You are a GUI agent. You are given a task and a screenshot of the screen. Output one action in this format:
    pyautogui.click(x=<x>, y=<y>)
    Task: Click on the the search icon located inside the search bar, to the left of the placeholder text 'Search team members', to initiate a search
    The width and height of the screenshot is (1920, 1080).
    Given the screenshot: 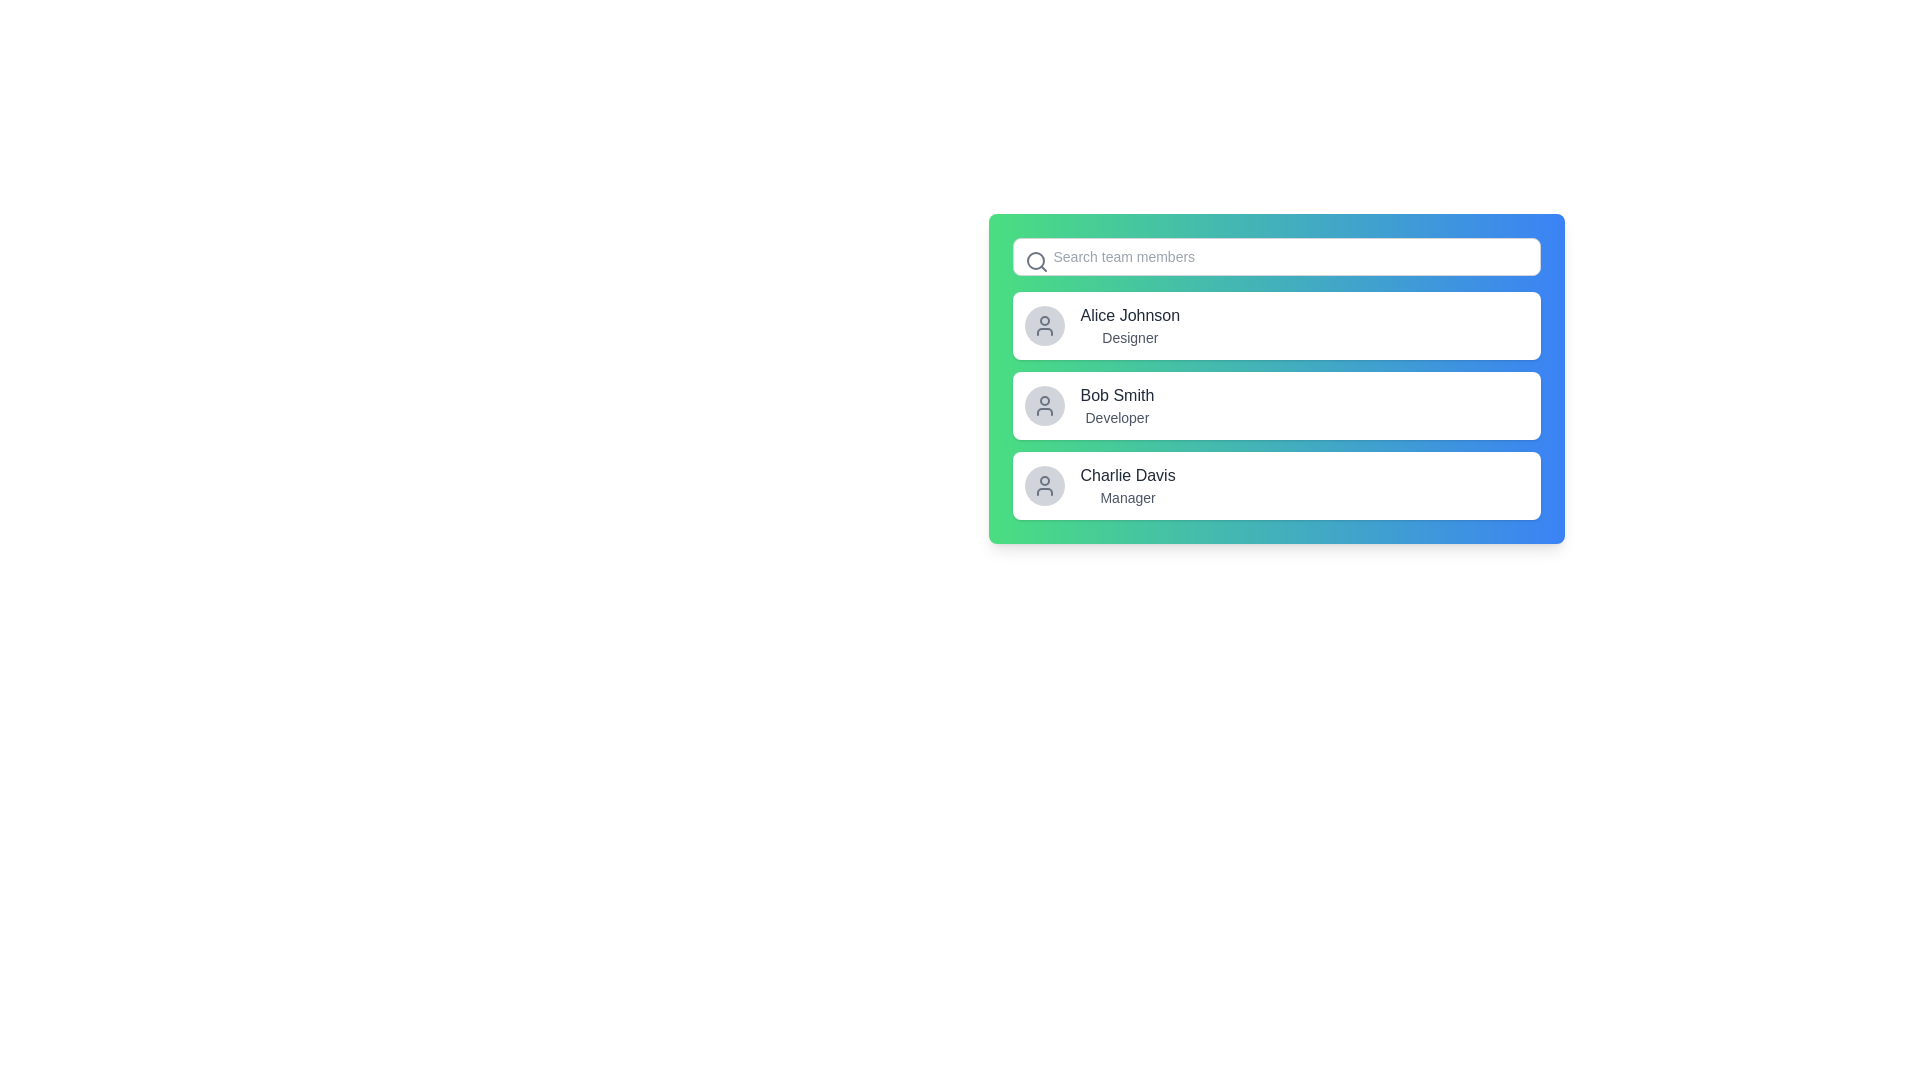 What is the action you would take?
    pyautogui.click(x=1036, y=261)
    